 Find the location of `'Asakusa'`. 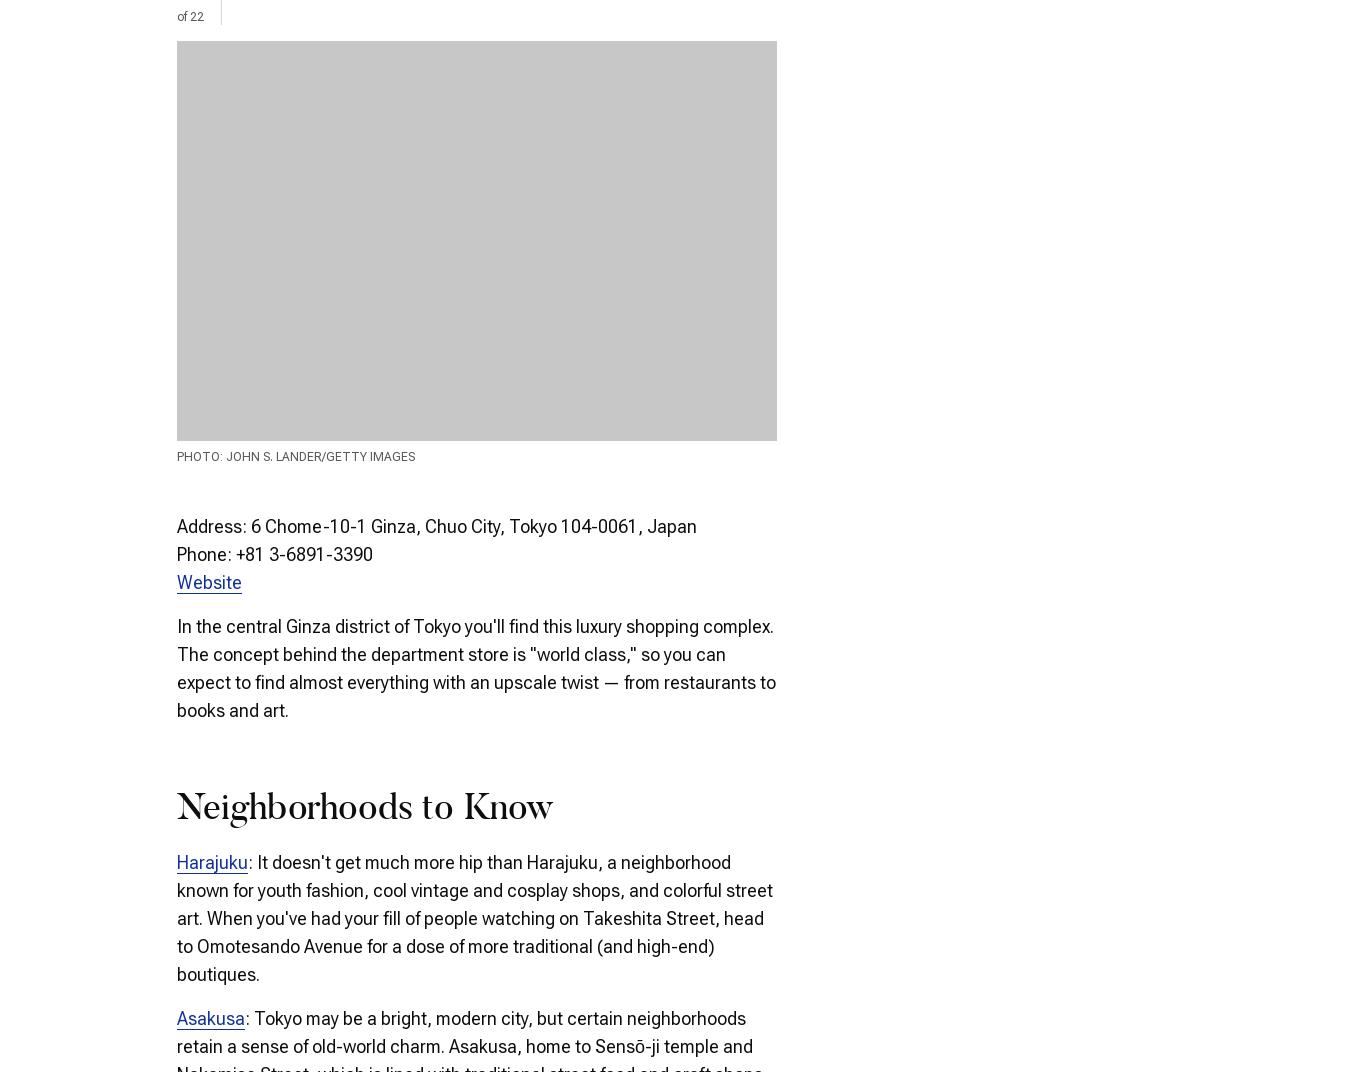

'Asakusa' is located at coordinates (211, 1017).